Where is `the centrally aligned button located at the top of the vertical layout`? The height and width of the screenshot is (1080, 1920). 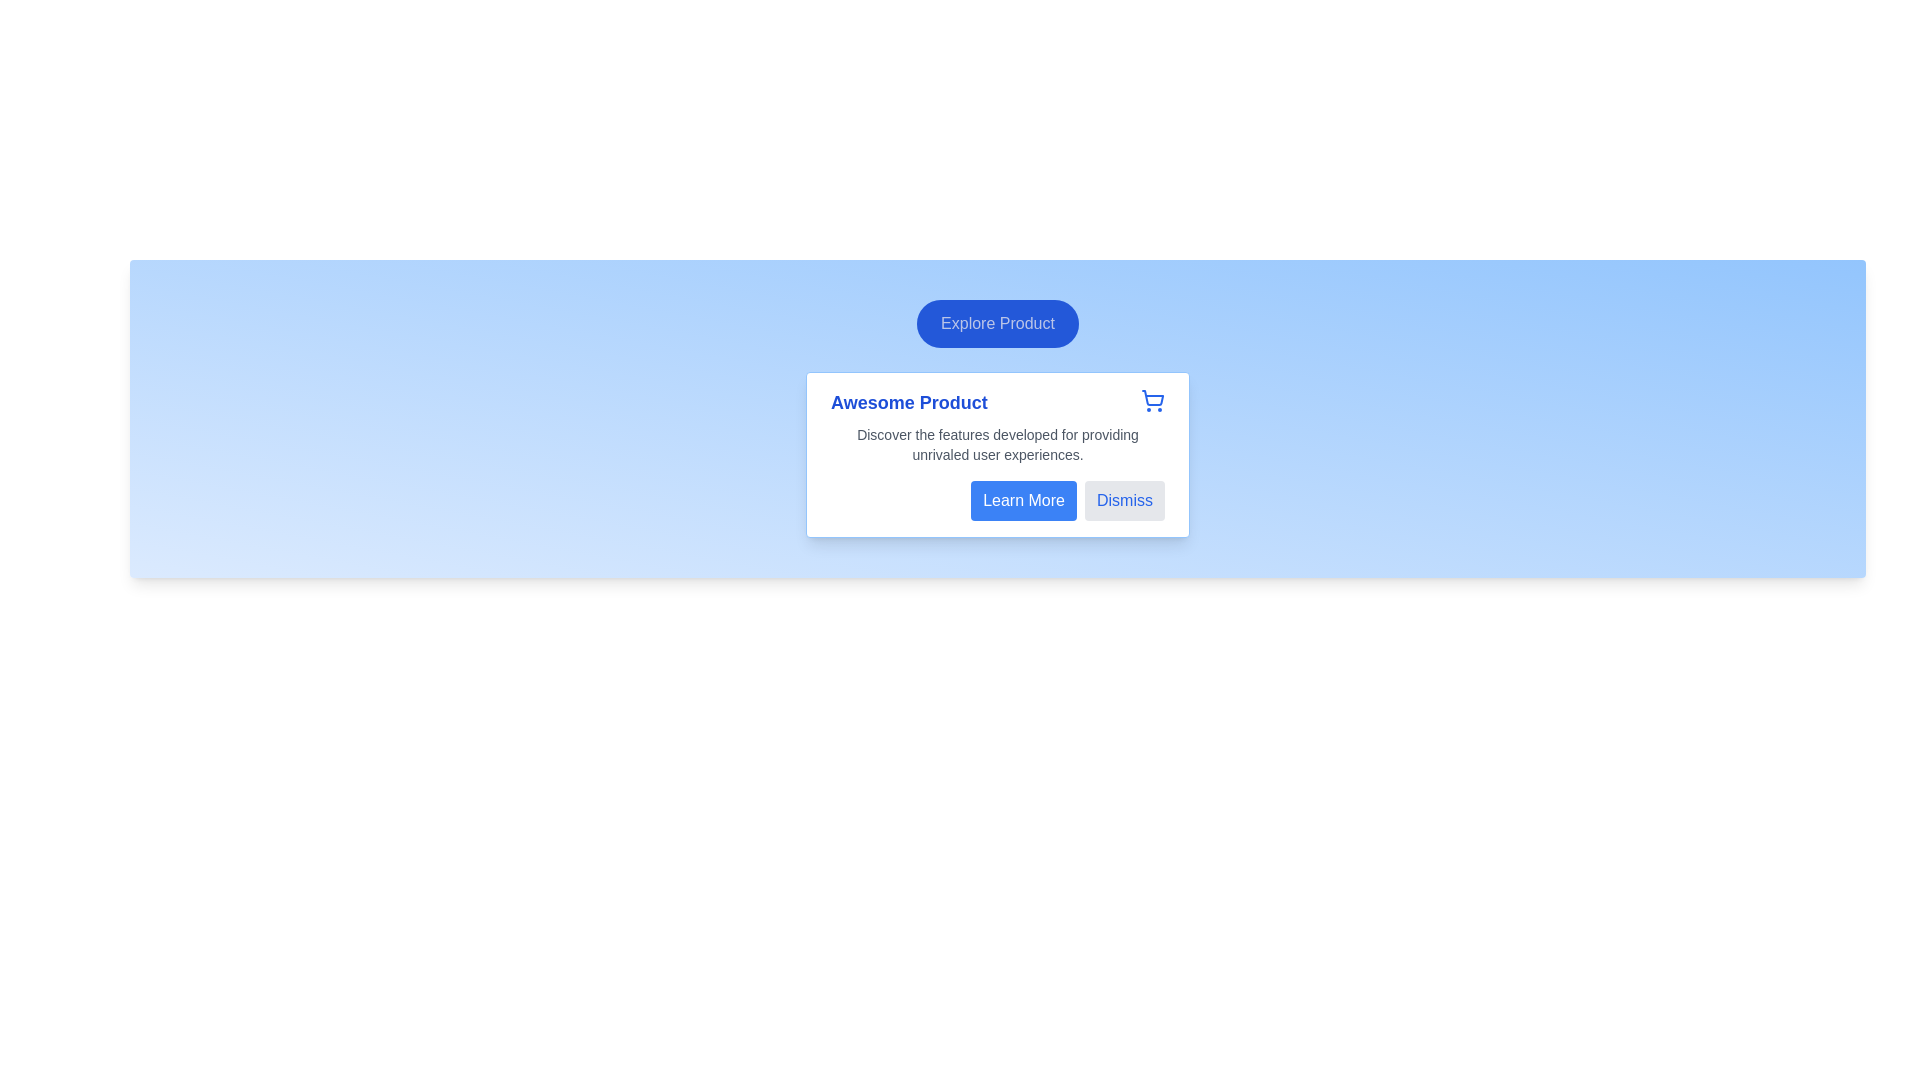
the centrally aligned button located at the top of the vertical layout is located at coordinates (998, 323).